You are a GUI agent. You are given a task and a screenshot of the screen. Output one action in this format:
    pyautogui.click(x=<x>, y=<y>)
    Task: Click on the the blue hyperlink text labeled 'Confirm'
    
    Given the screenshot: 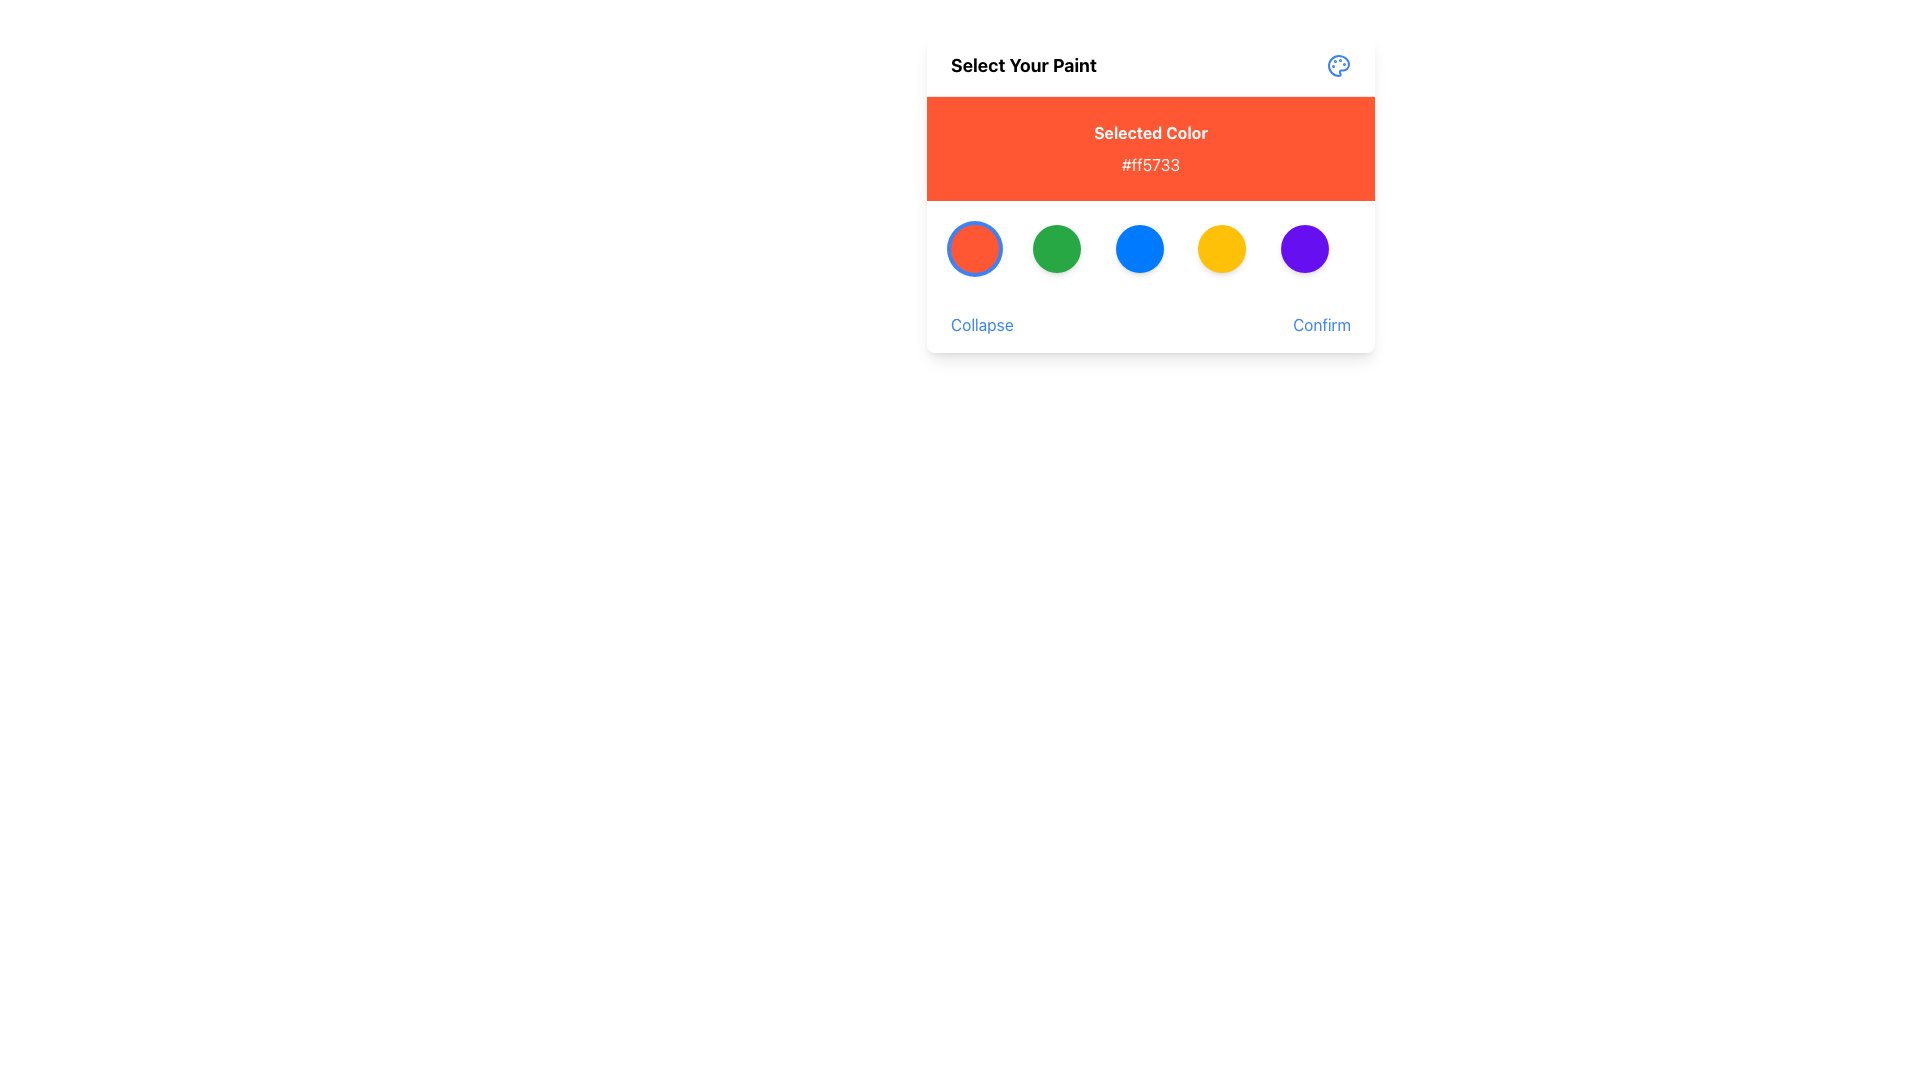 What is the action you would take?
    pyautogui.click(x=1322, y=323)
    